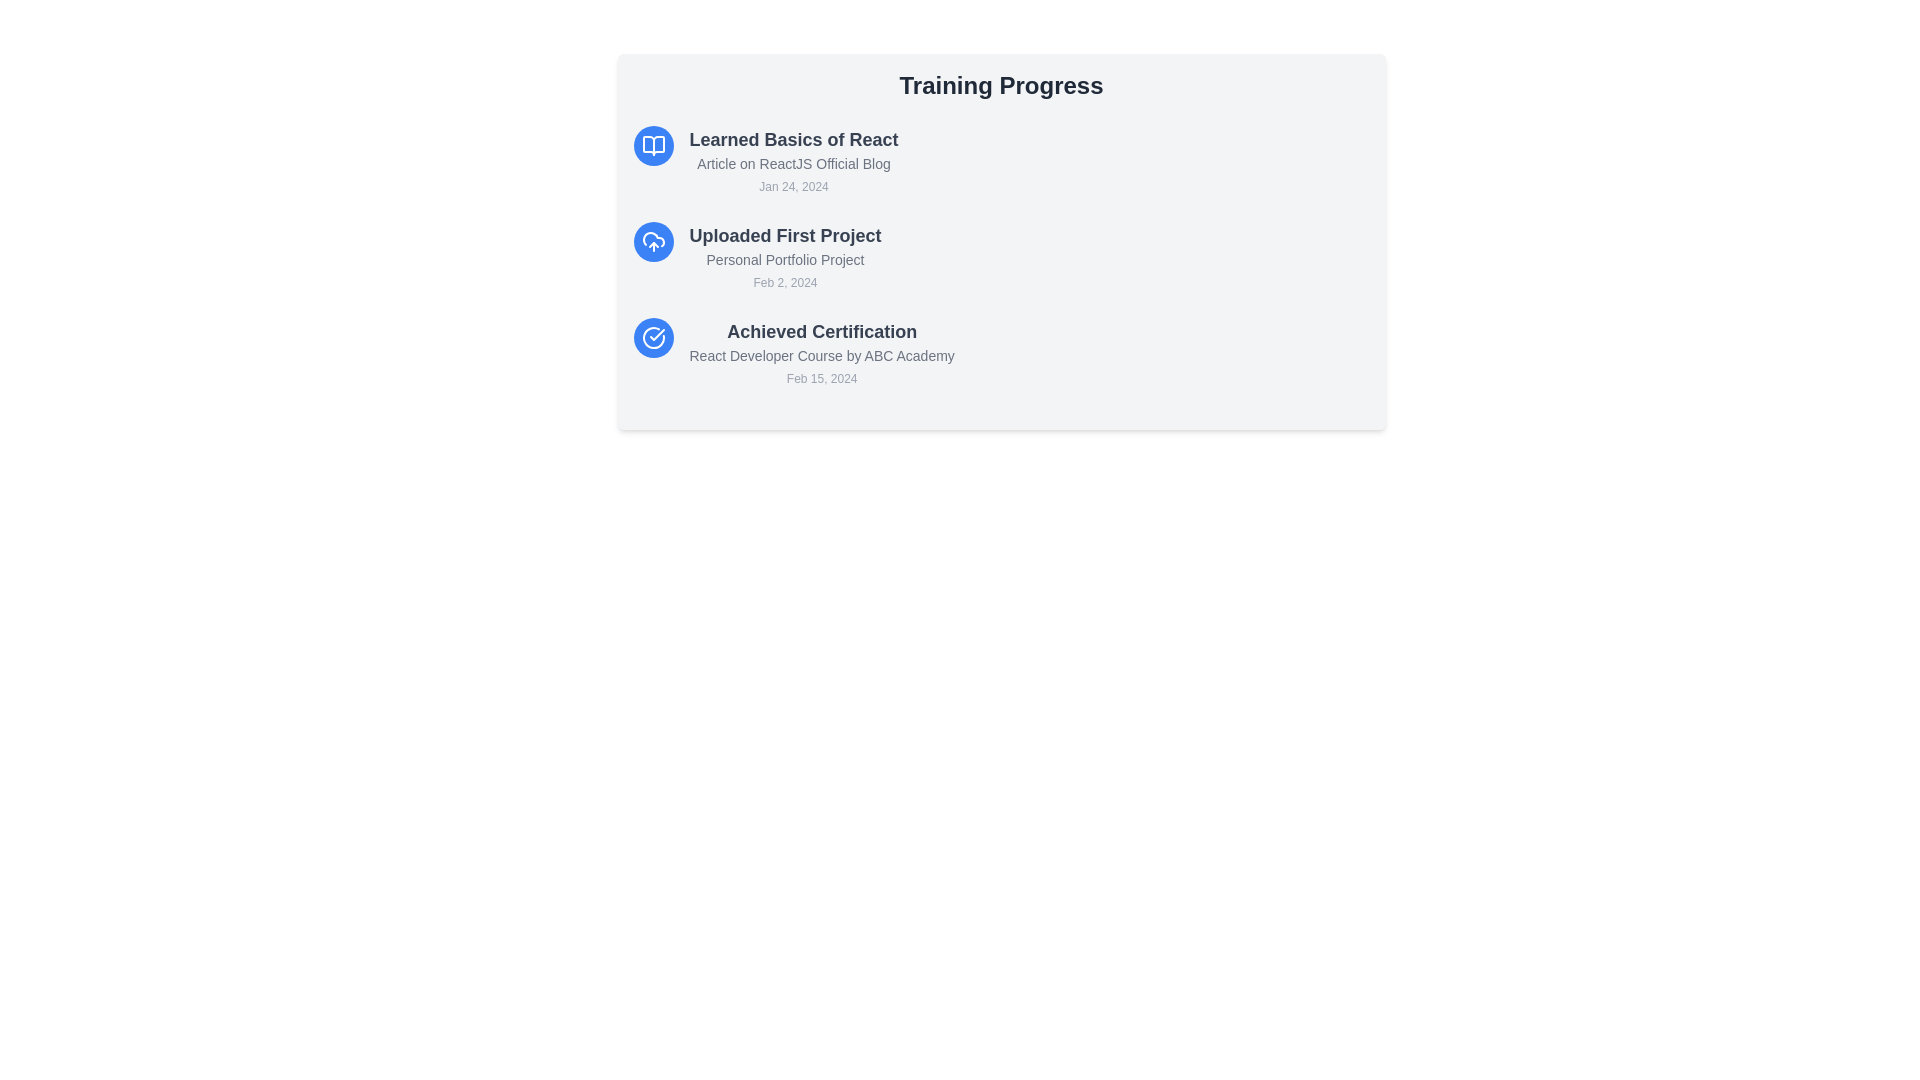 This screenshot has height=1080, width=1920. I want to click on text element displaying 'React Developer Course by ABC Academy', which provides information about the achievement 'Achieved Certification', so click(822, 354).